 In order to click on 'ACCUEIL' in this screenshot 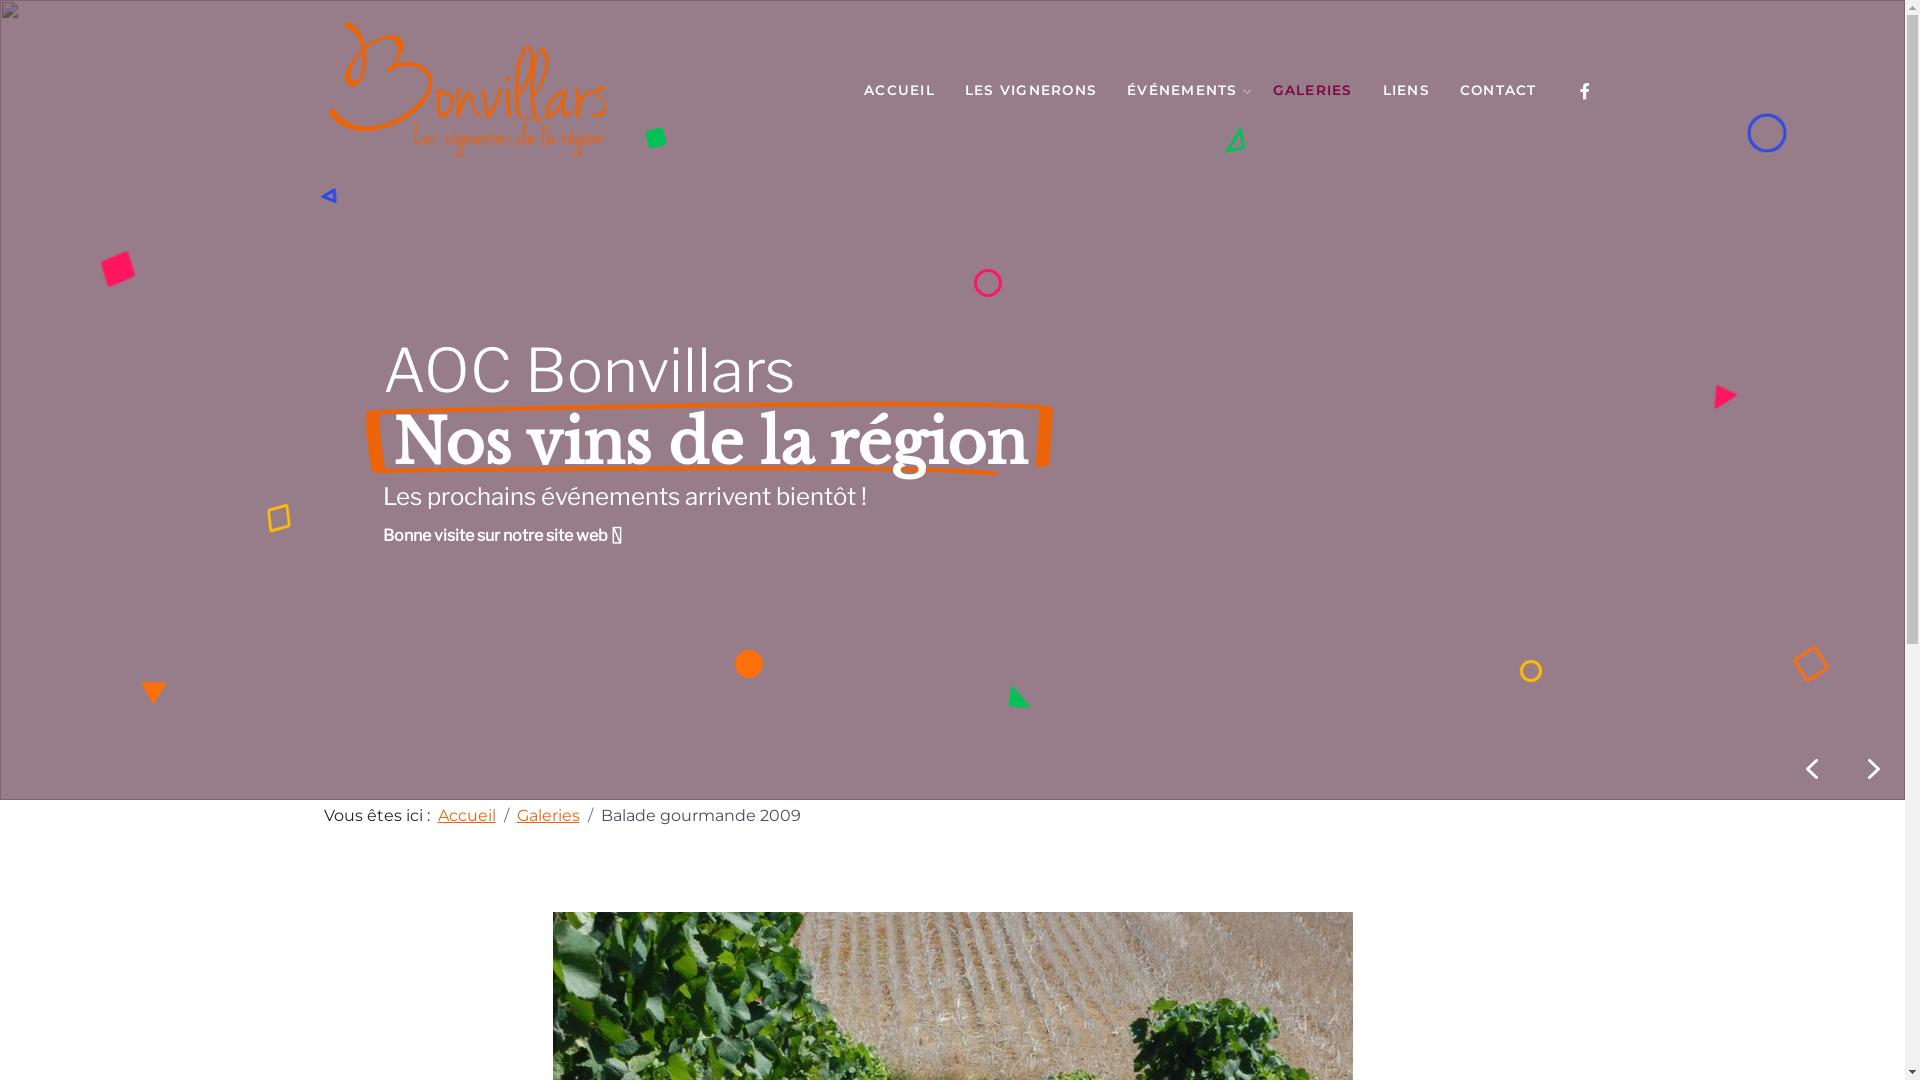, I will do `click(898, 88)`.